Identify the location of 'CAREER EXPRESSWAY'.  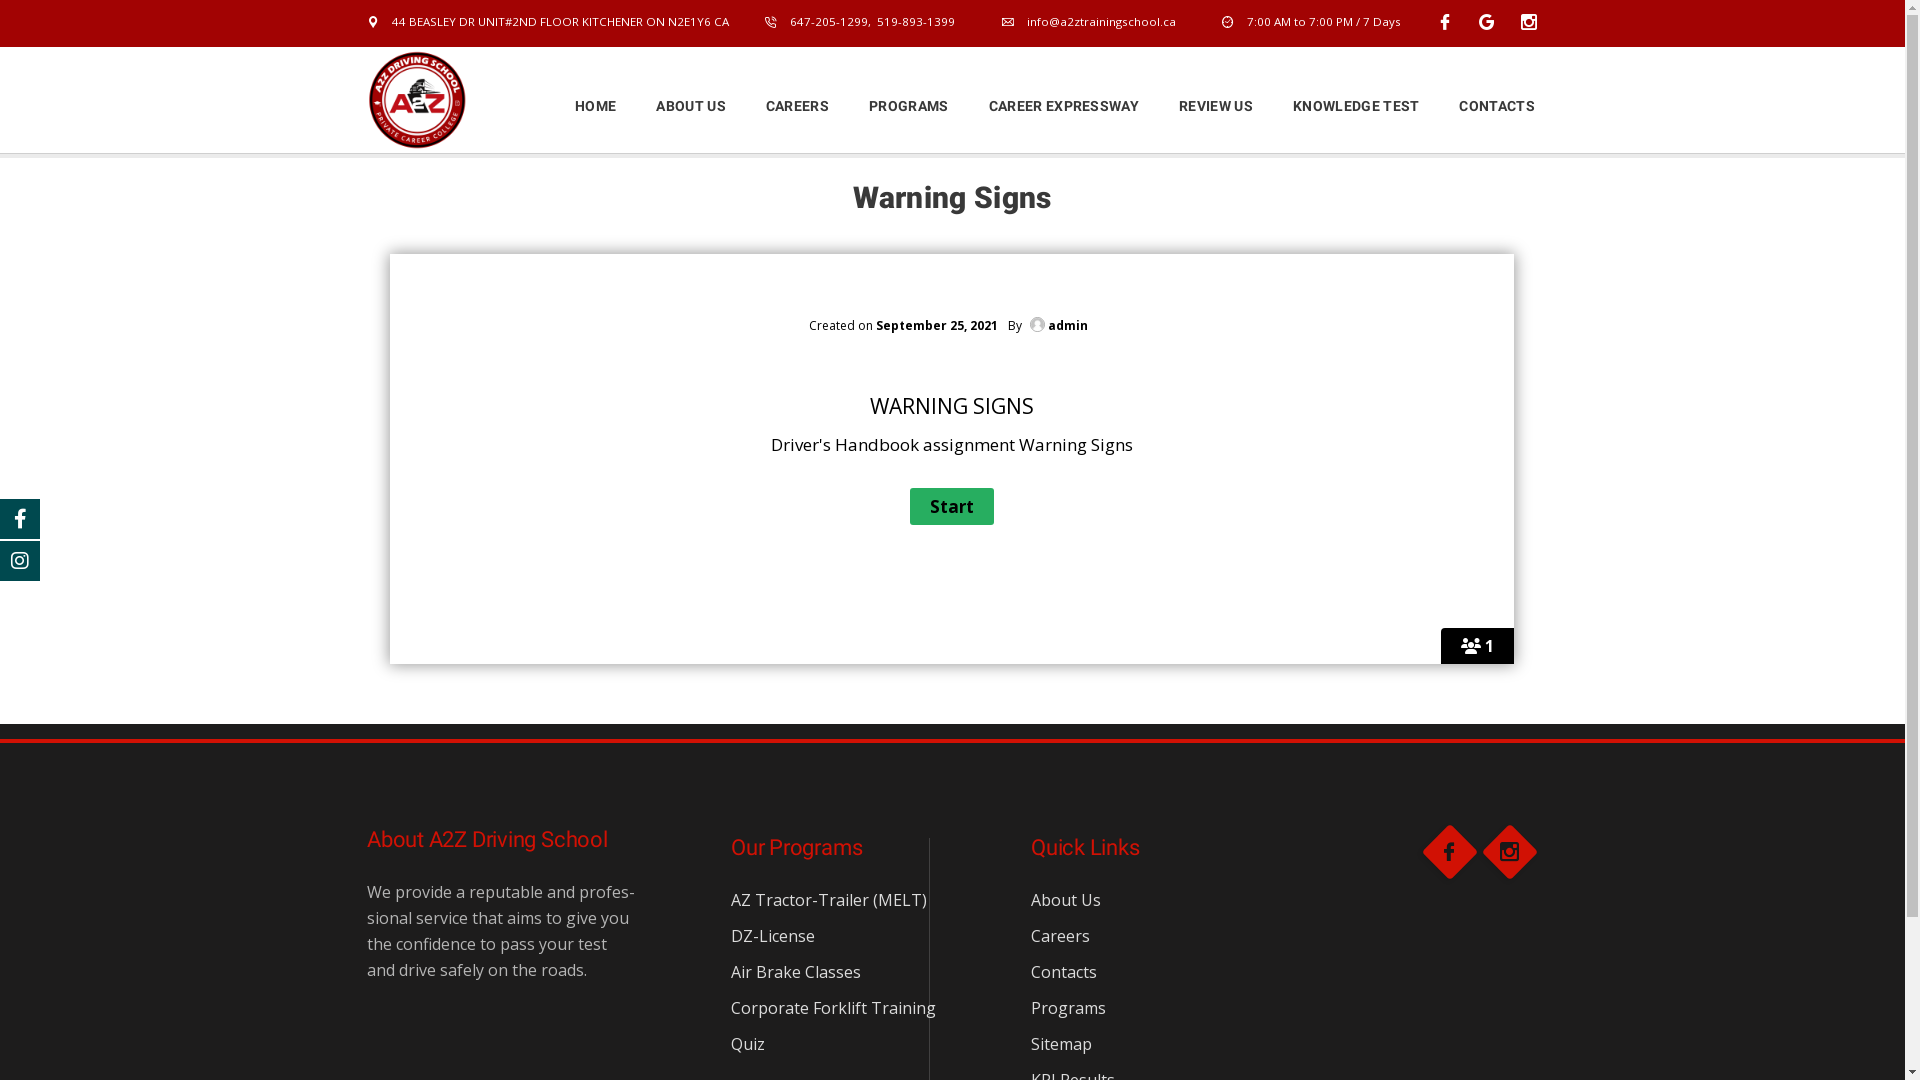
(1063, 105).